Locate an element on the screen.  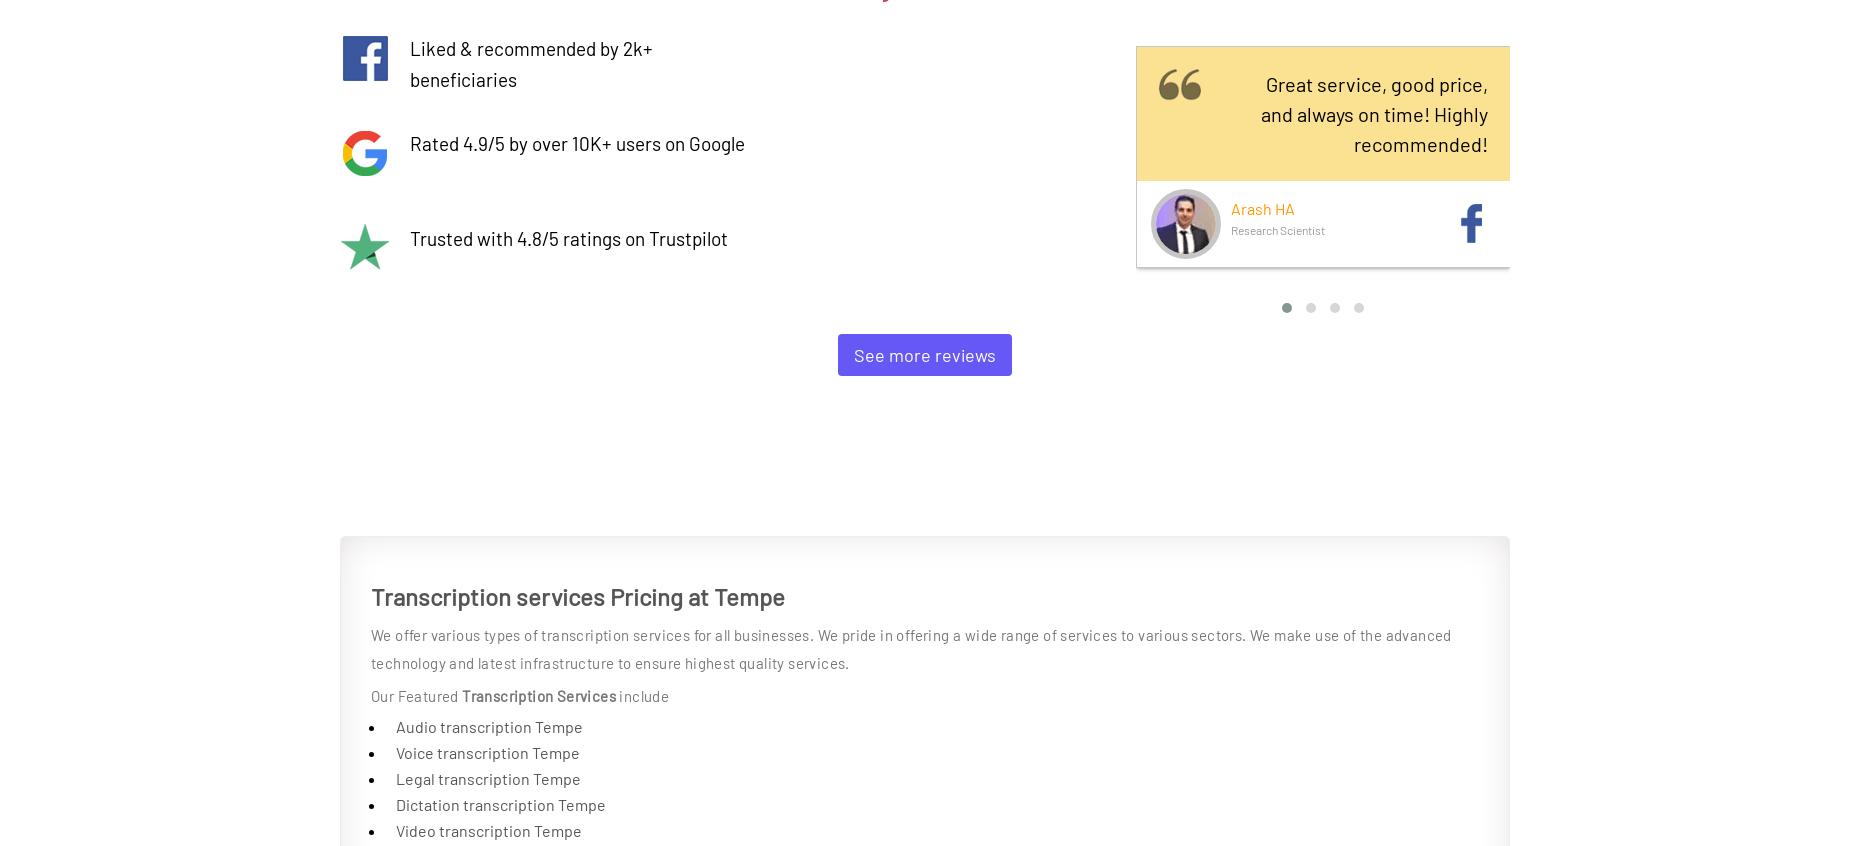
'See more reviews' is located at coordinates (853, 354).